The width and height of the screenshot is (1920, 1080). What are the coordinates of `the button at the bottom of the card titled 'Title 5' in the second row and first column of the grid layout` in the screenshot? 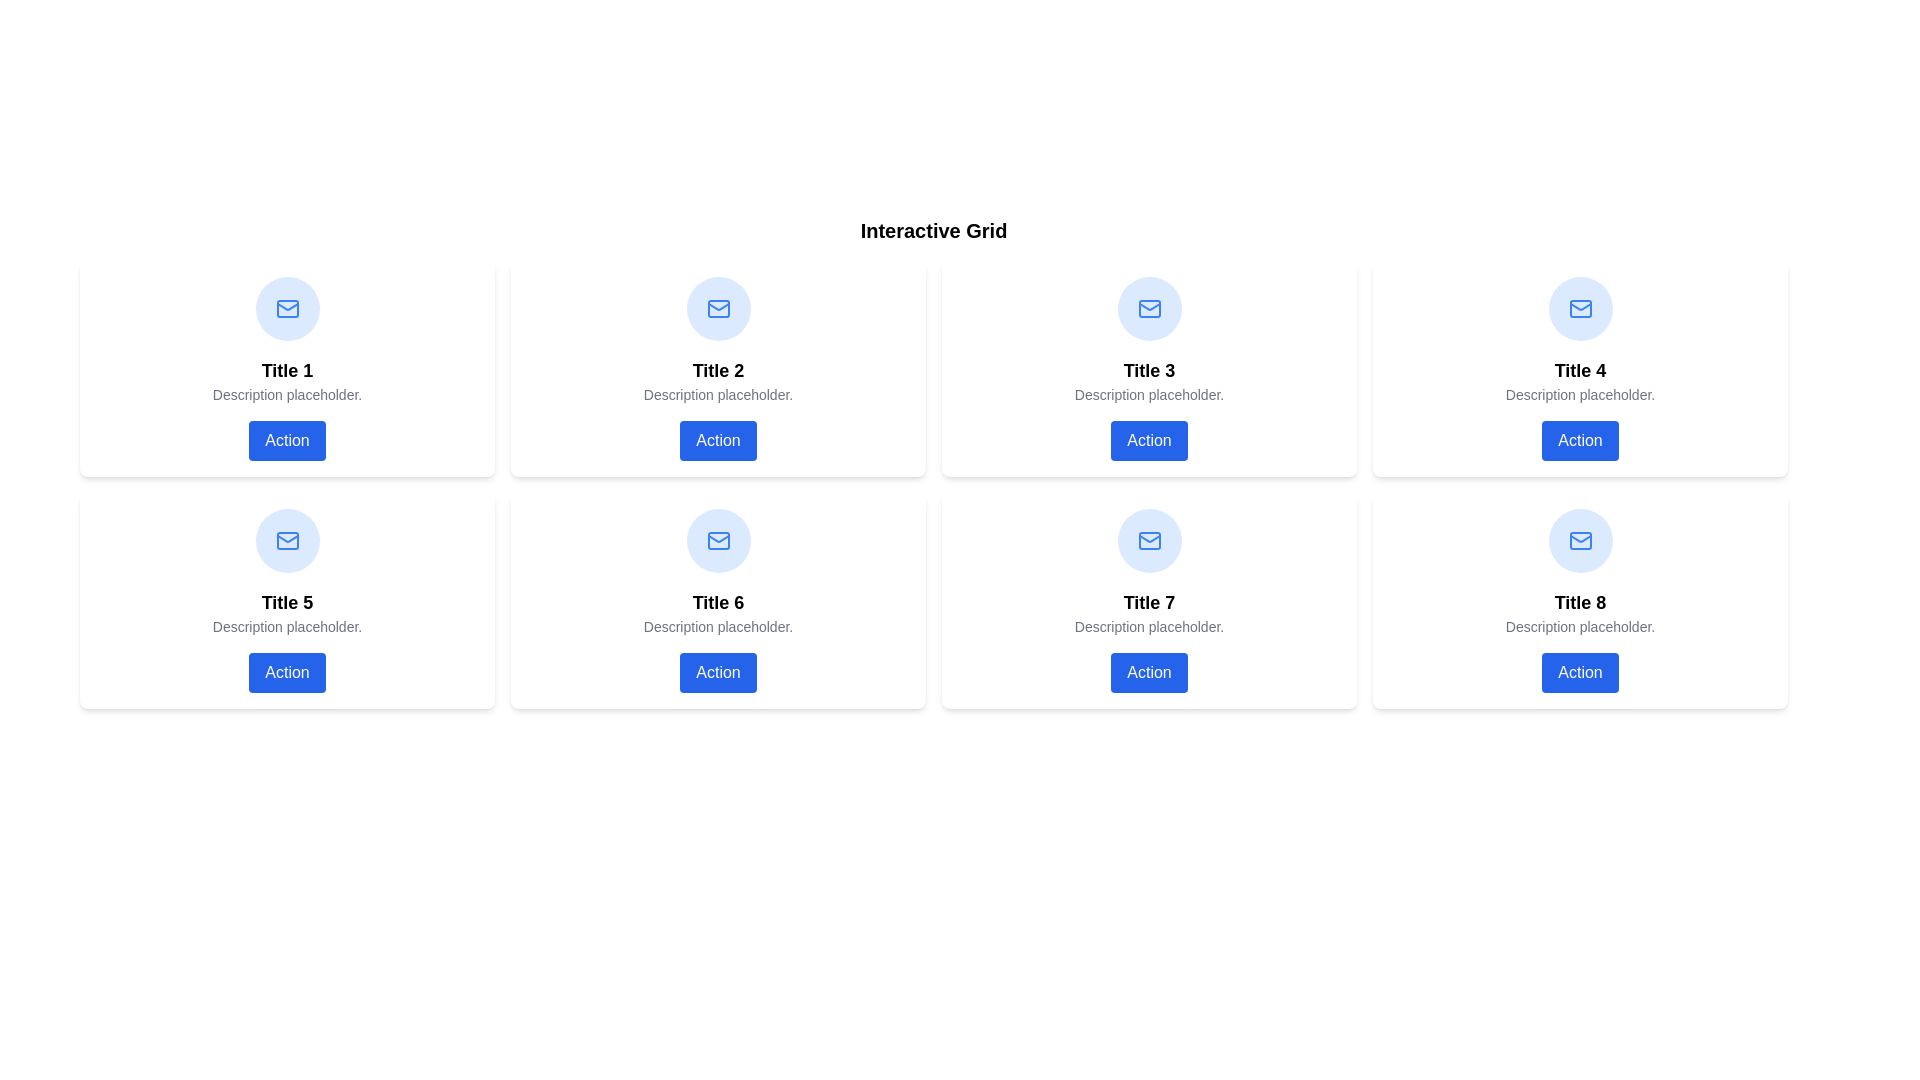 It's located at (286, 672).